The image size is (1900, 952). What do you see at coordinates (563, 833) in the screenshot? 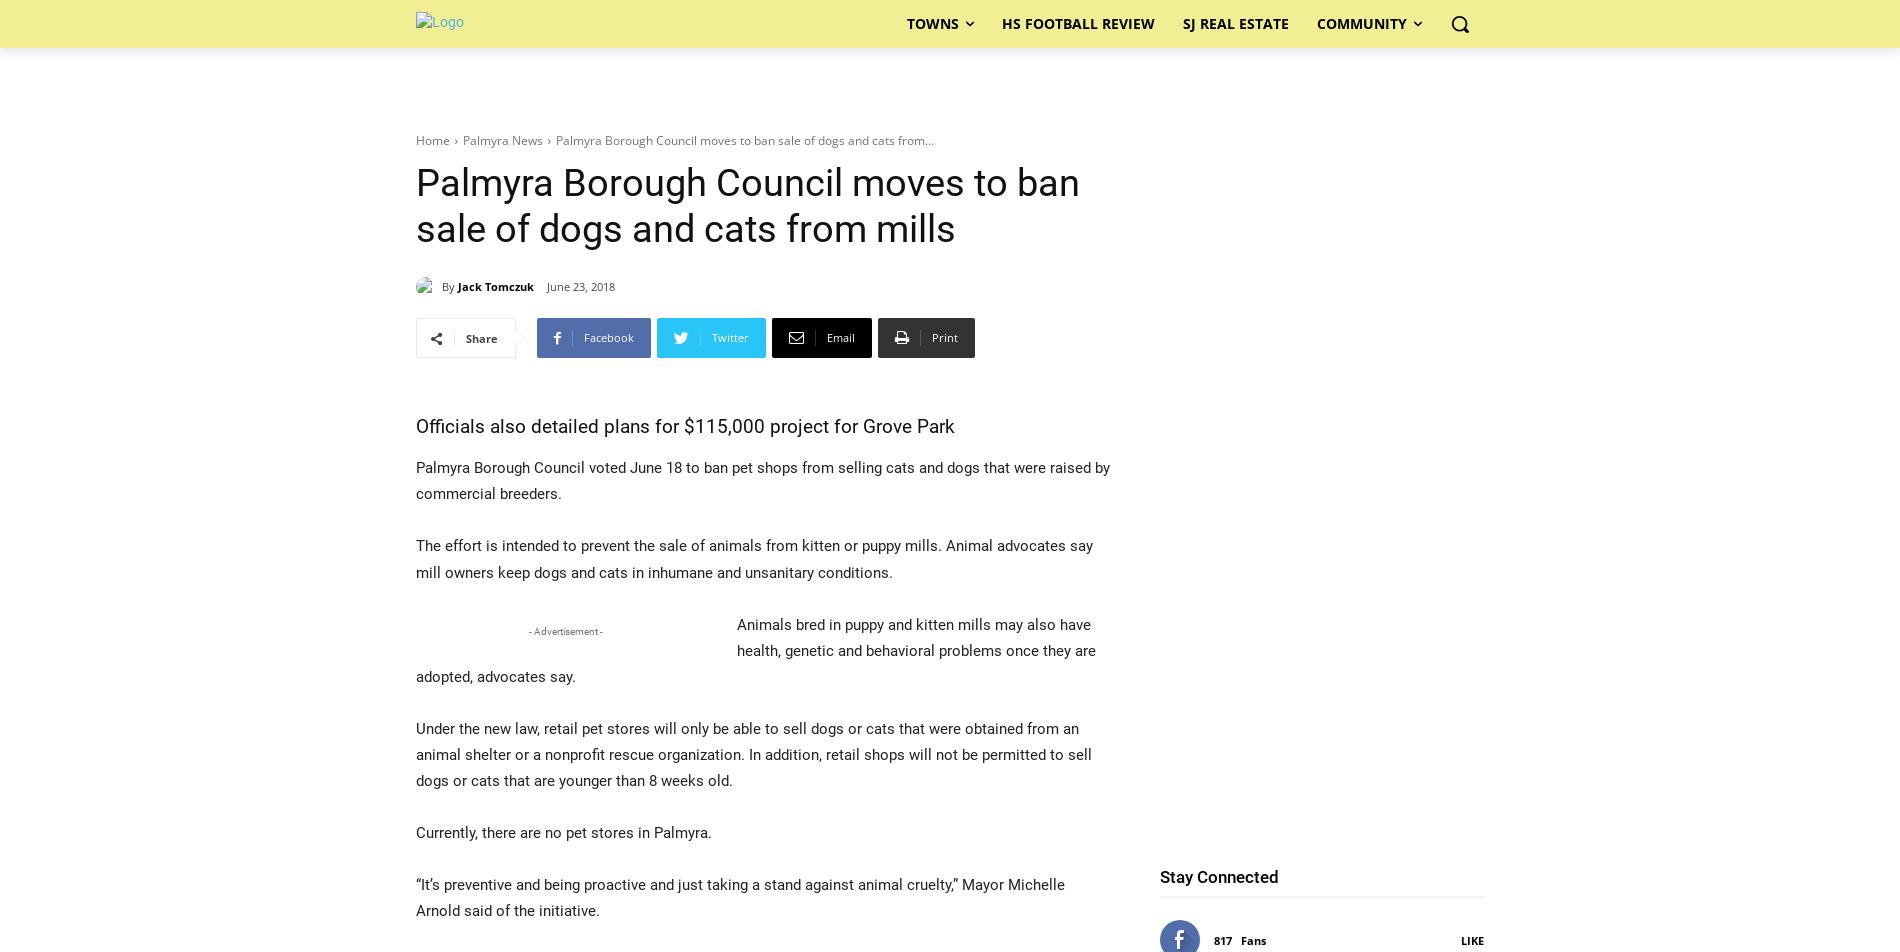
I see `'Currently, there are no pet stores in Palmyra.'` at bounding box center [563, 833].